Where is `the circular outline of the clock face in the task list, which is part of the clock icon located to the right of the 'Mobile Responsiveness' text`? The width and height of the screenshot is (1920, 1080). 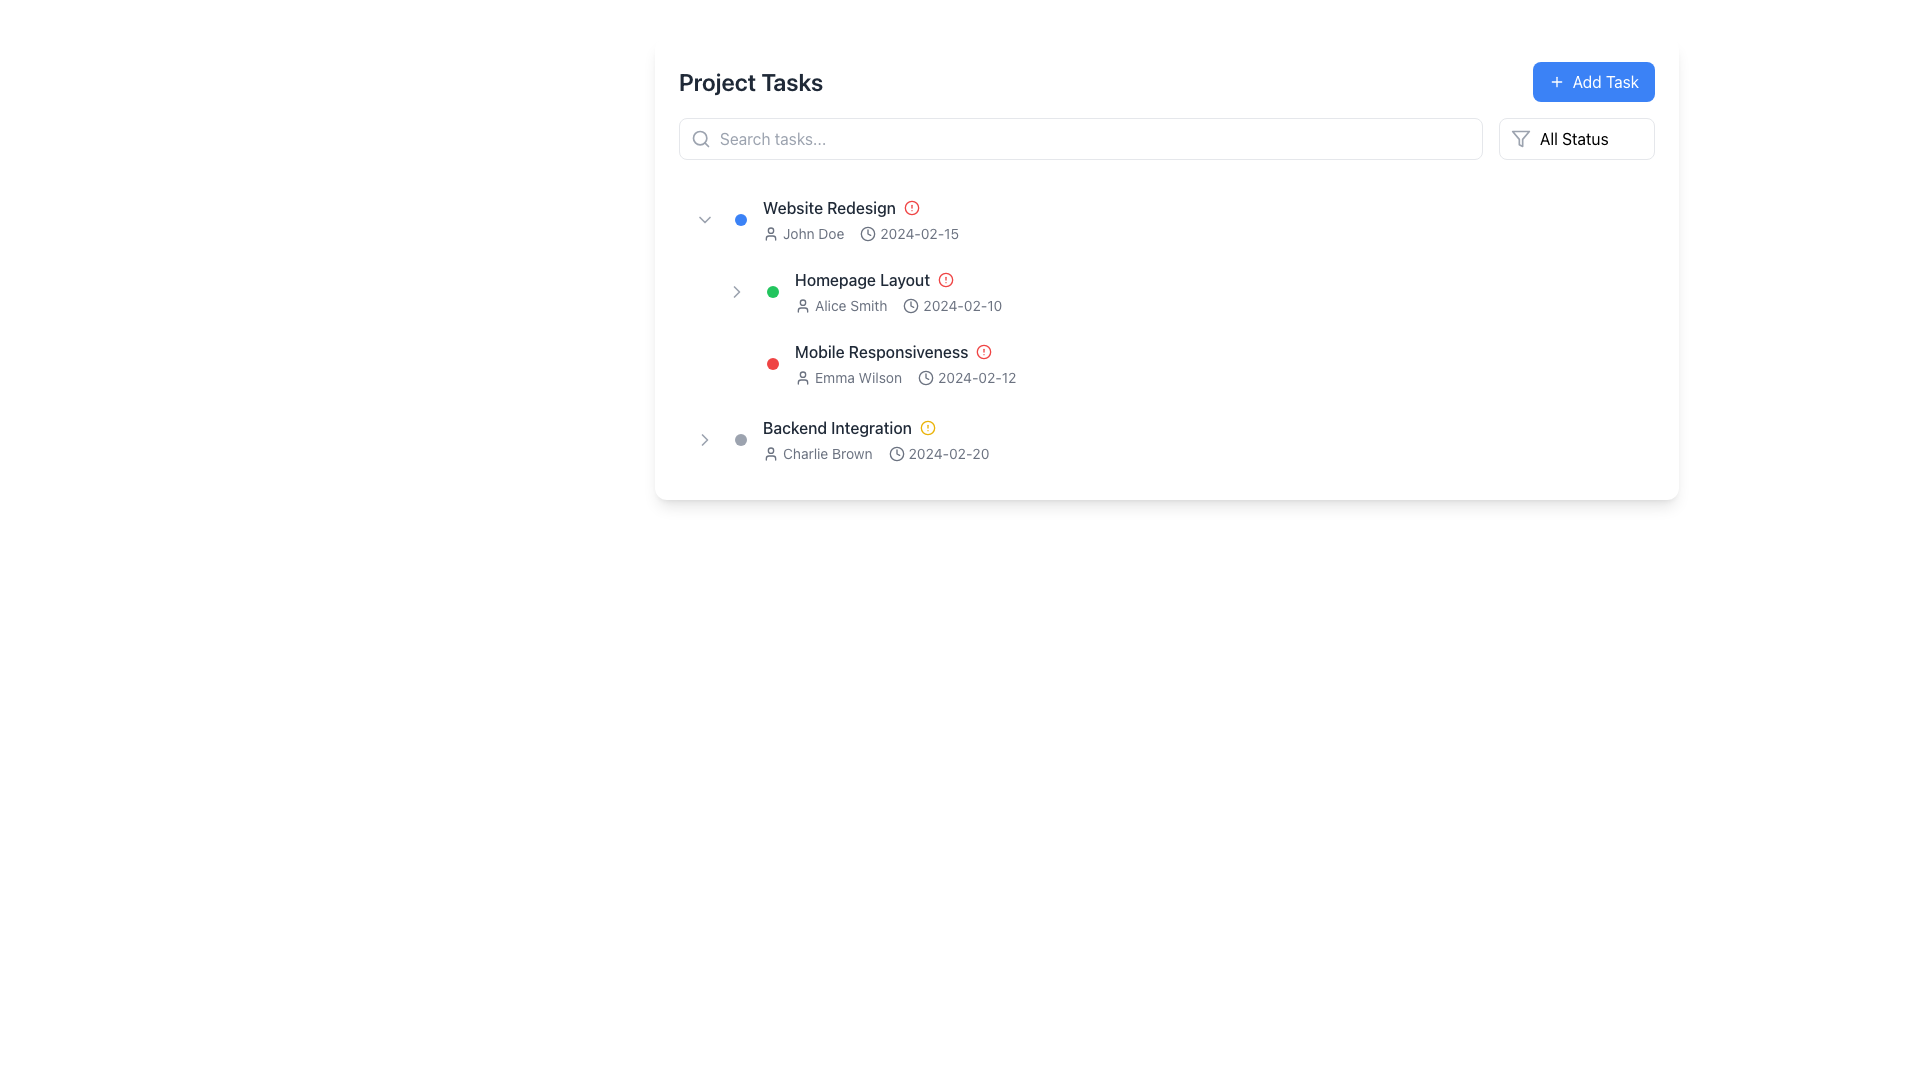
the circular outline of the clock face in the task list, which is part of the clock icon located to the right of the 'Mobile Responsiveness' text is located at coordinates (895, 454).